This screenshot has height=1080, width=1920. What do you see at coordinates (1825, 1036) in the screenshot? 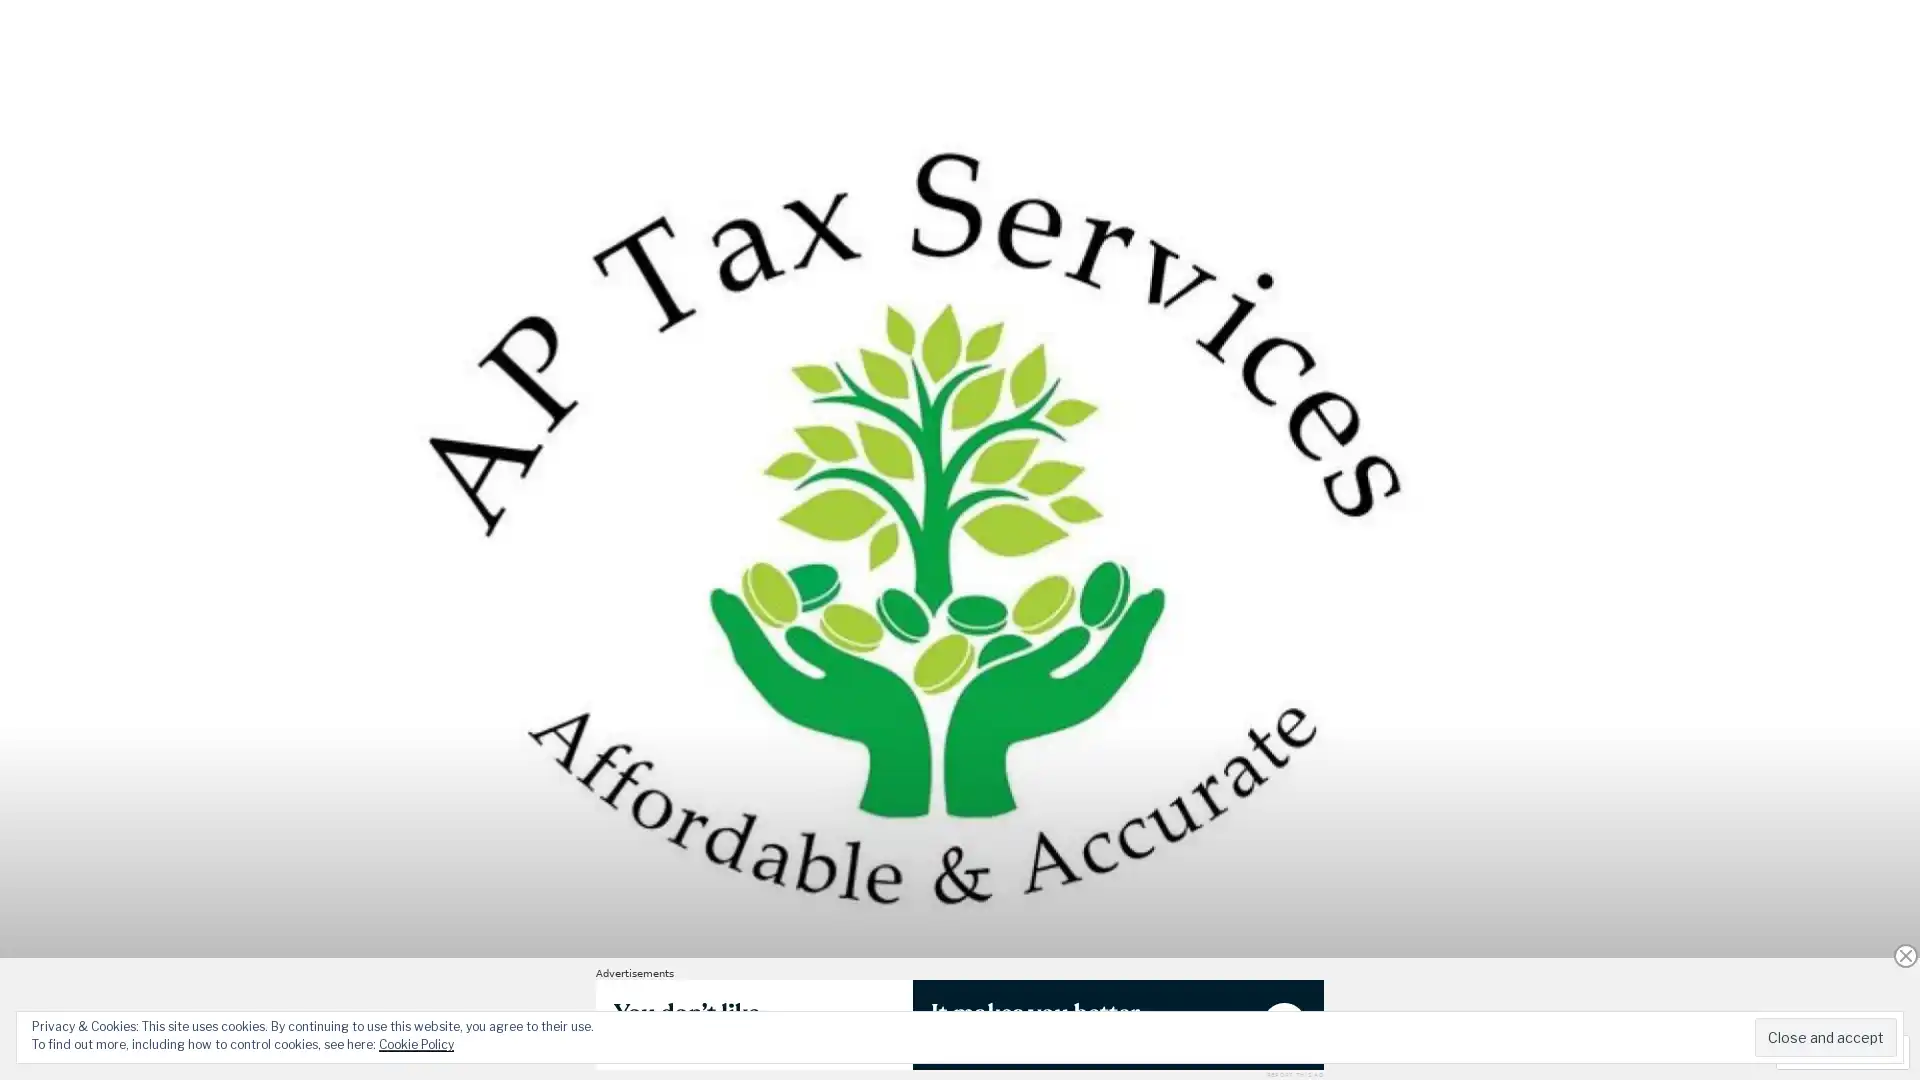
I see `Close and accept` at bounding box center [1825, 1036].